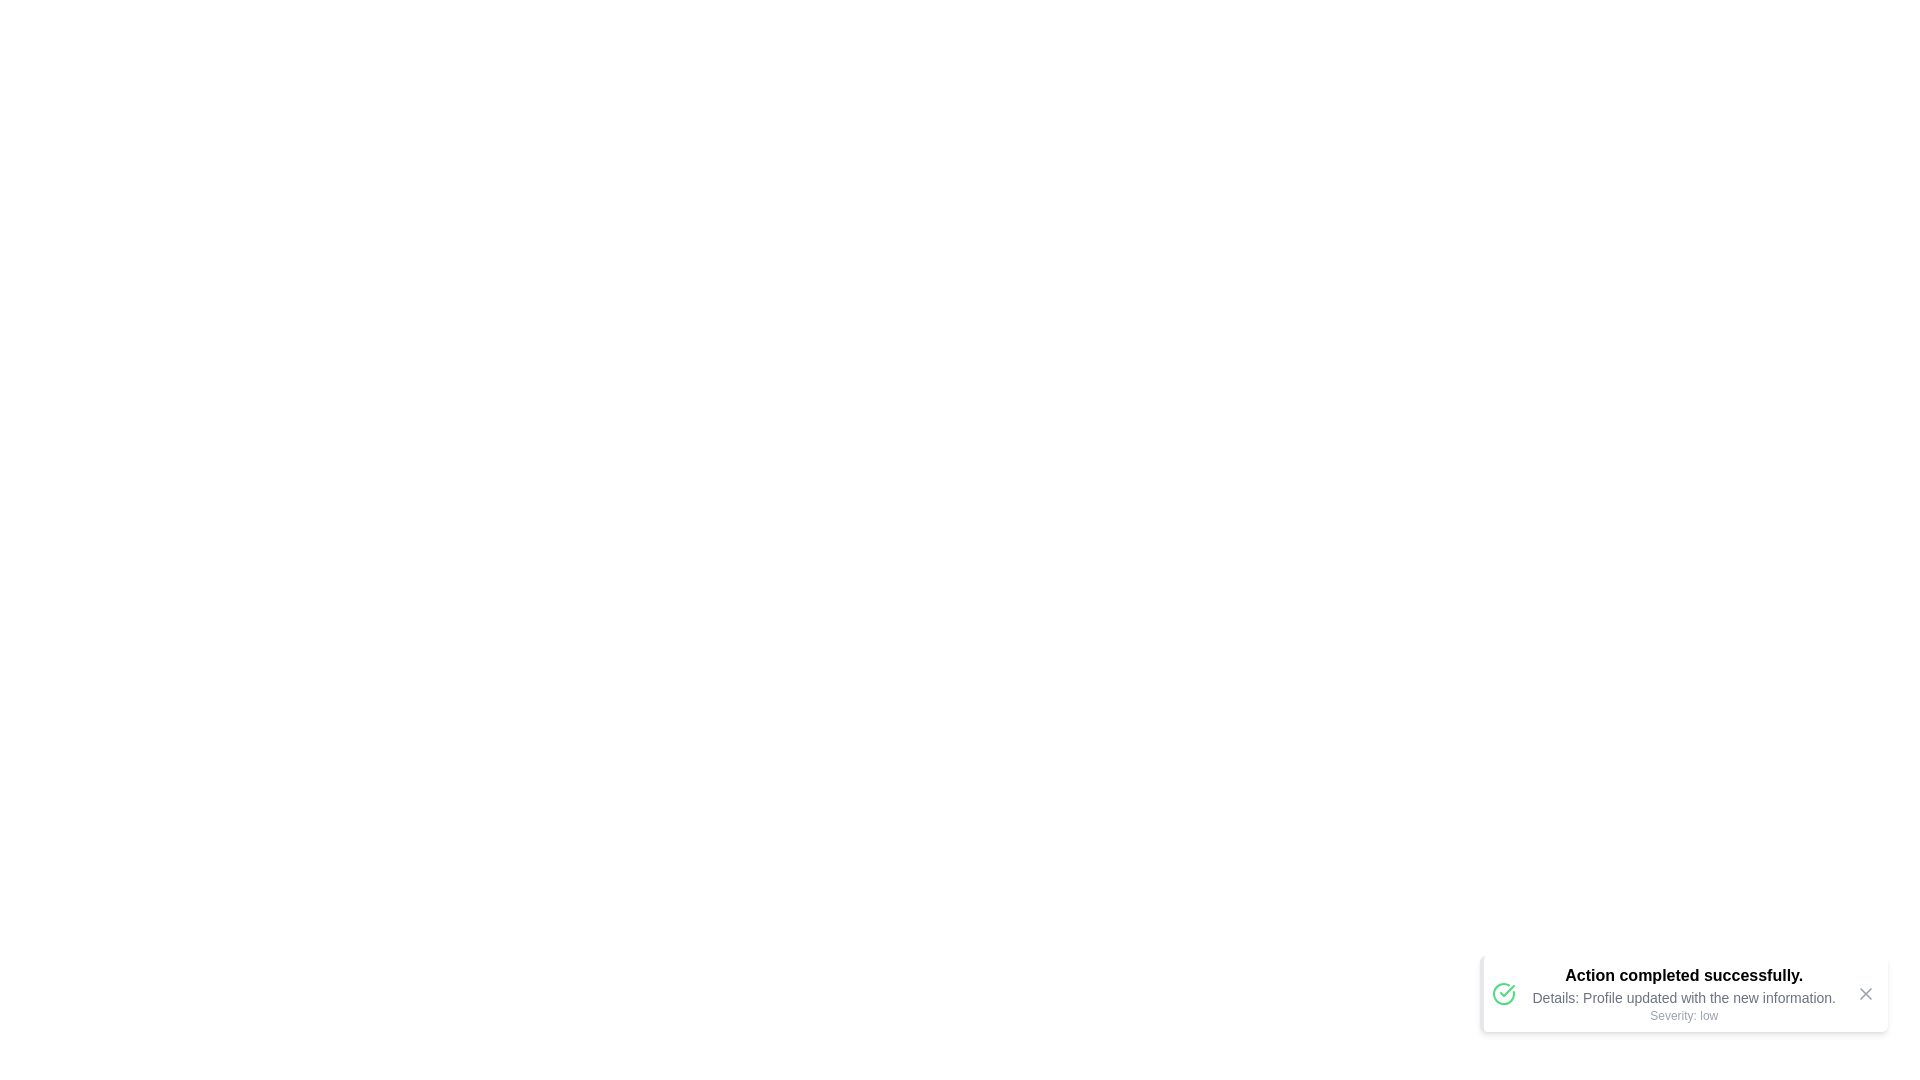  Describe the element at coordinates (1865, 994) in the screenshot. I see `the dismiss button to close the notification` at that location.